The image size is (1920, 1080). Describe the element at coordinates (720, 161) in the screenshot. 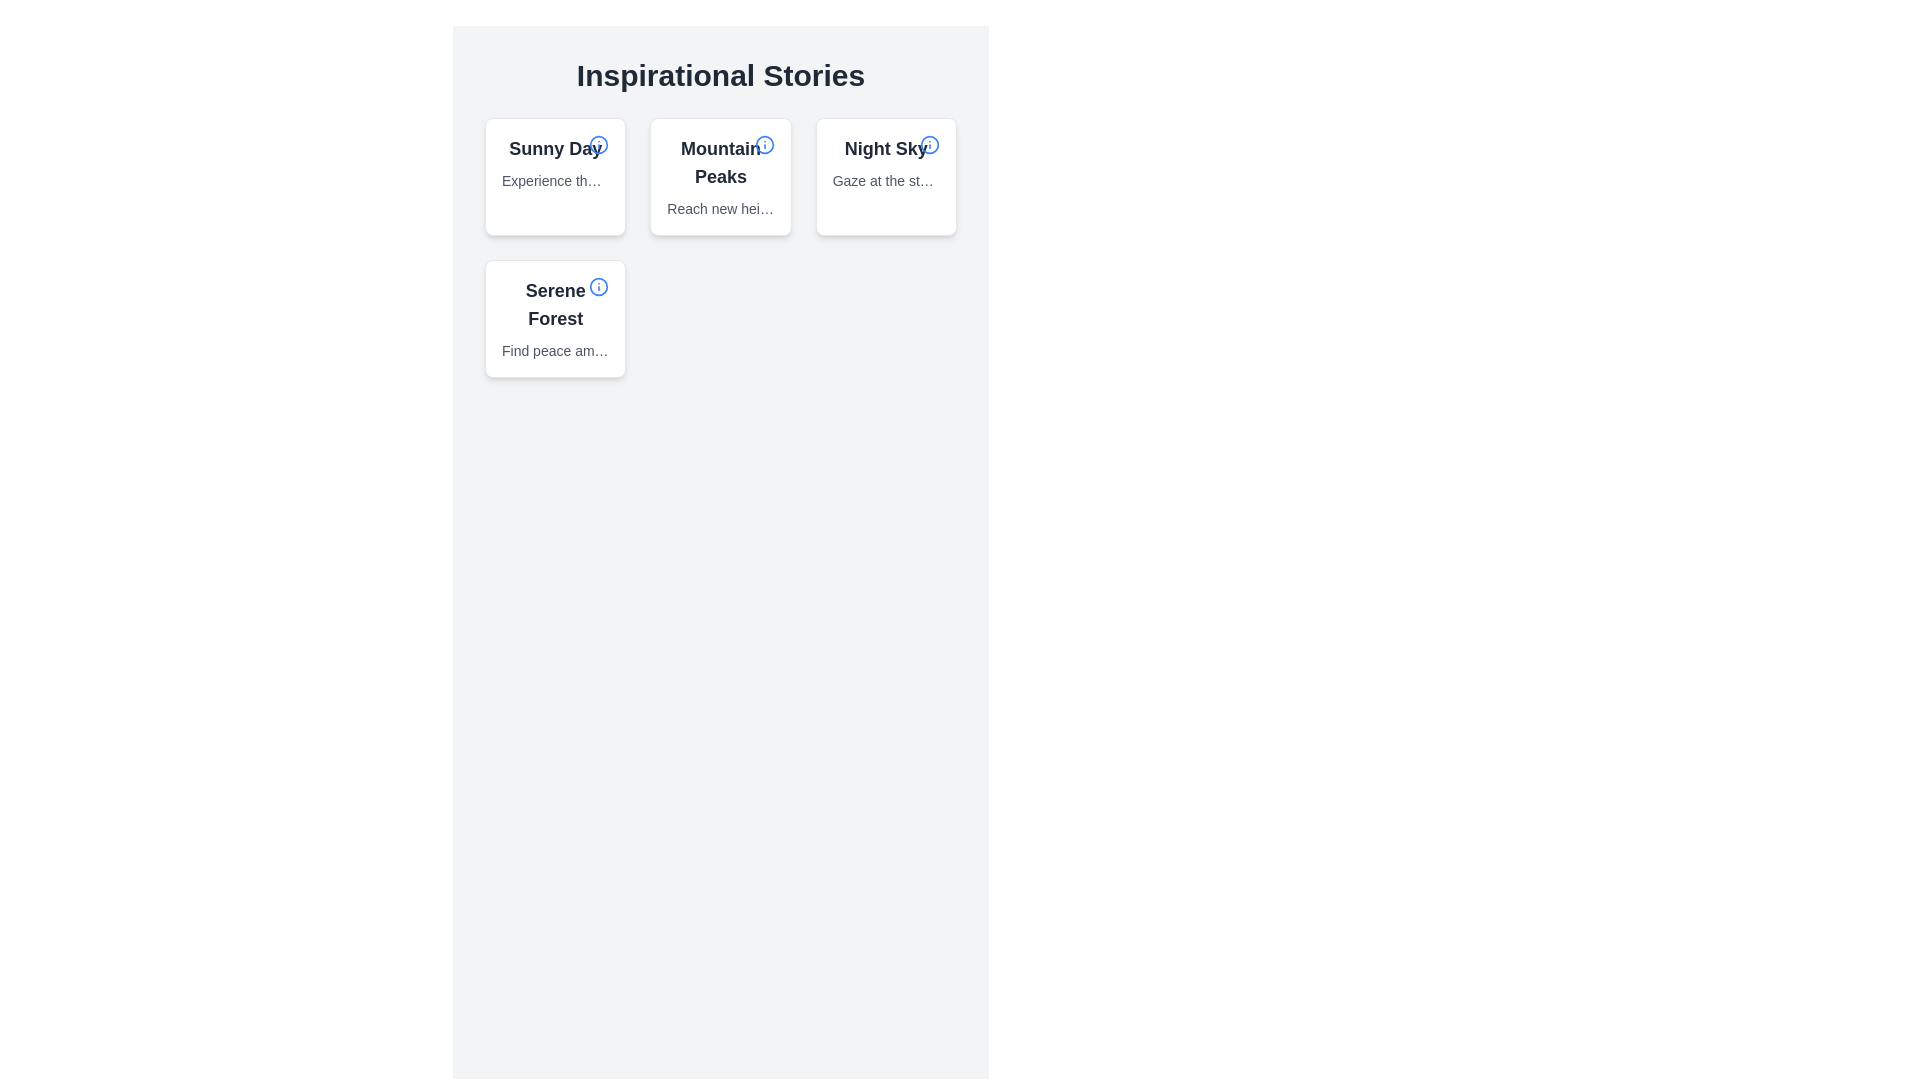

I see `the text label 'Mountain Peaks', which is styled in bold, large dark gray font and is located in the second card under 'Inspirational Stories'` at that location.